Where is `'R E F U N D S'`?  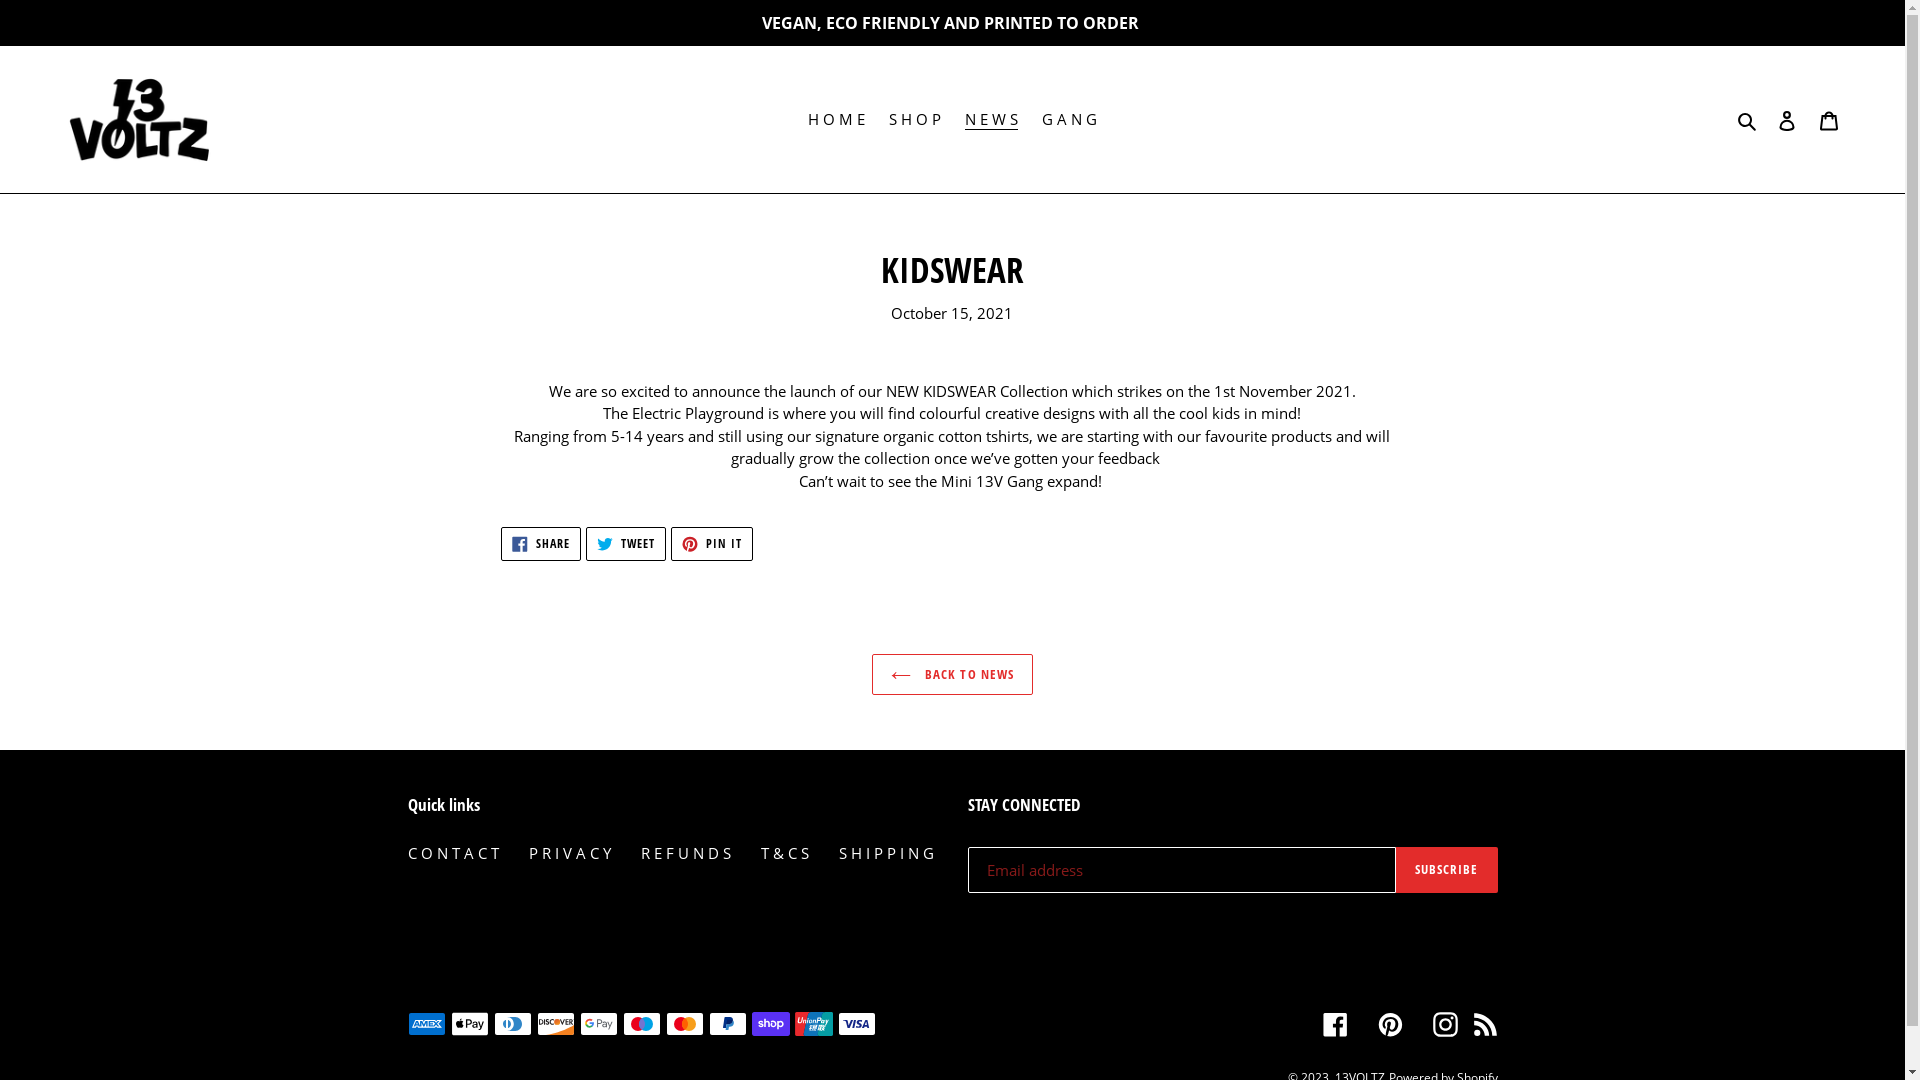 'R E F U N D S' is located at coordinates (685, 852).